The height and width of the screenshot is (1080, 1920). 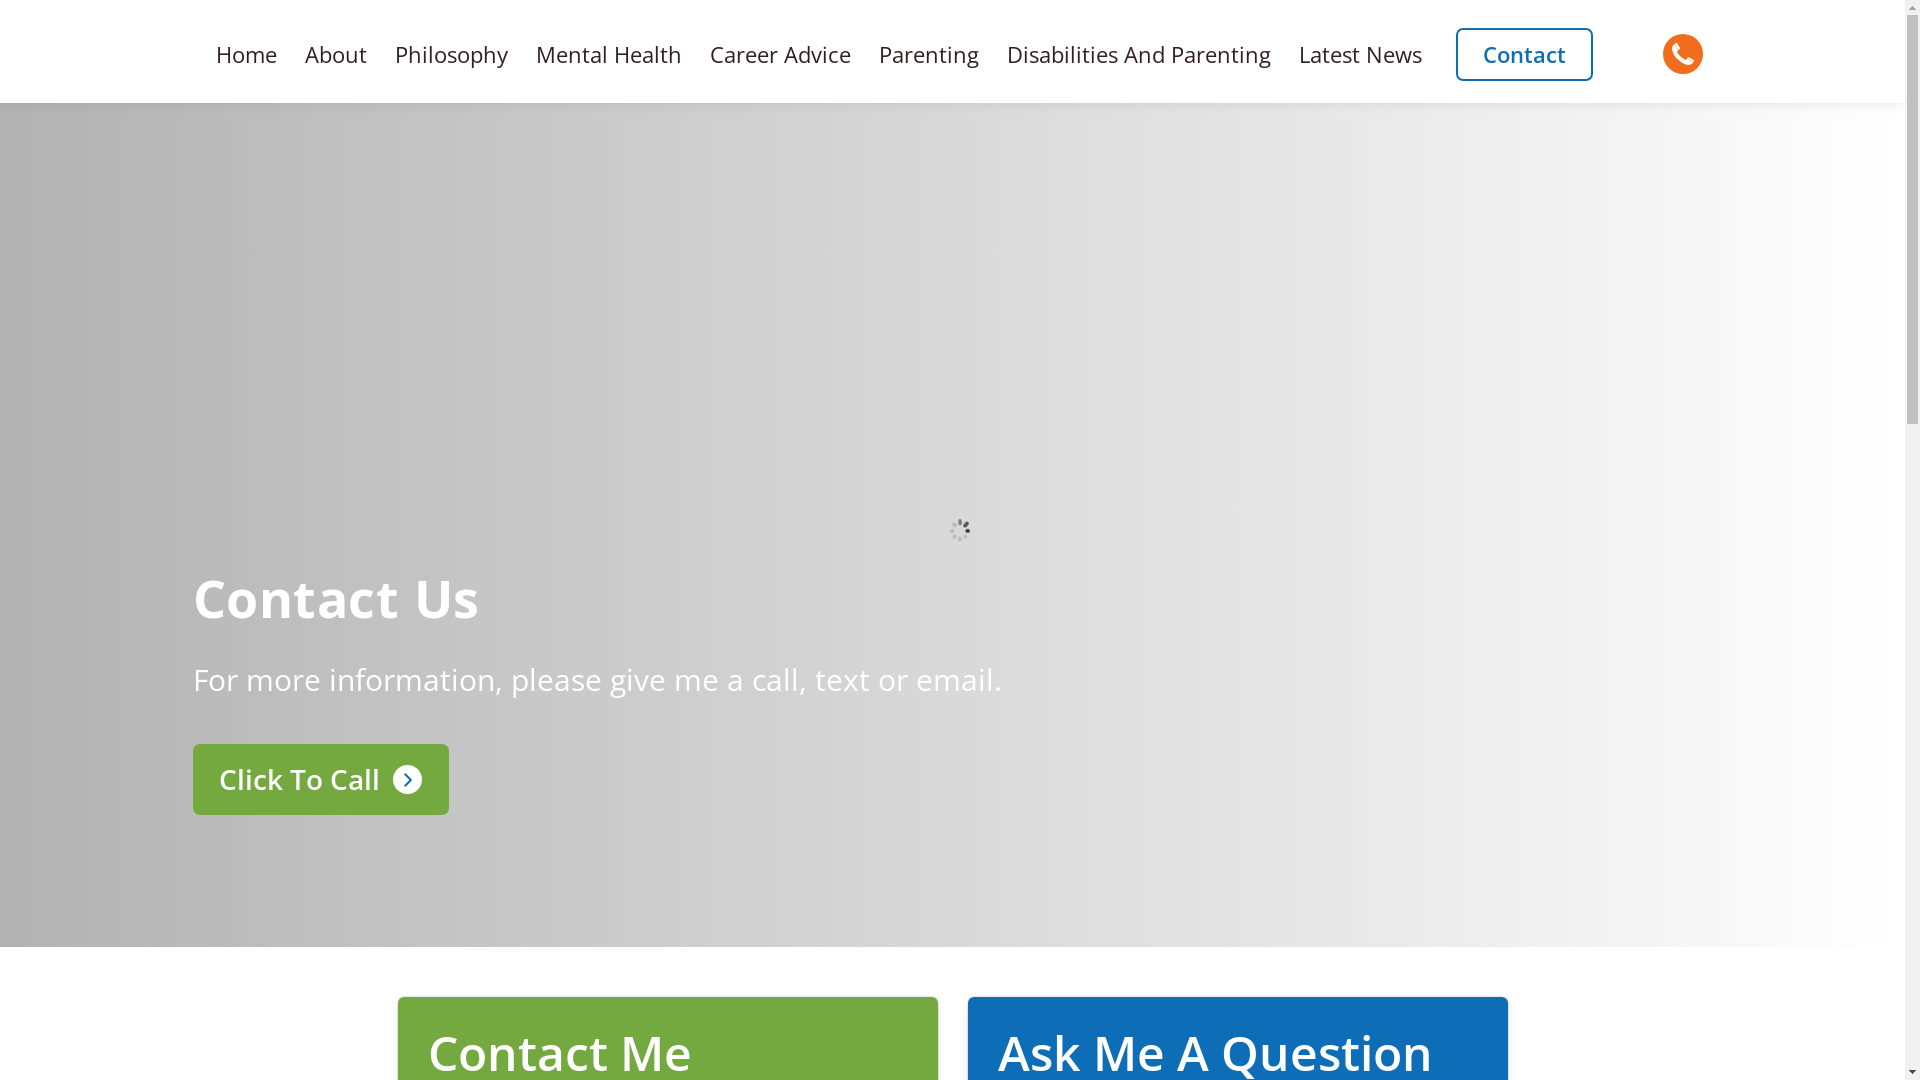 I want to click on 'Career Advice', so click(x=696, y=53).